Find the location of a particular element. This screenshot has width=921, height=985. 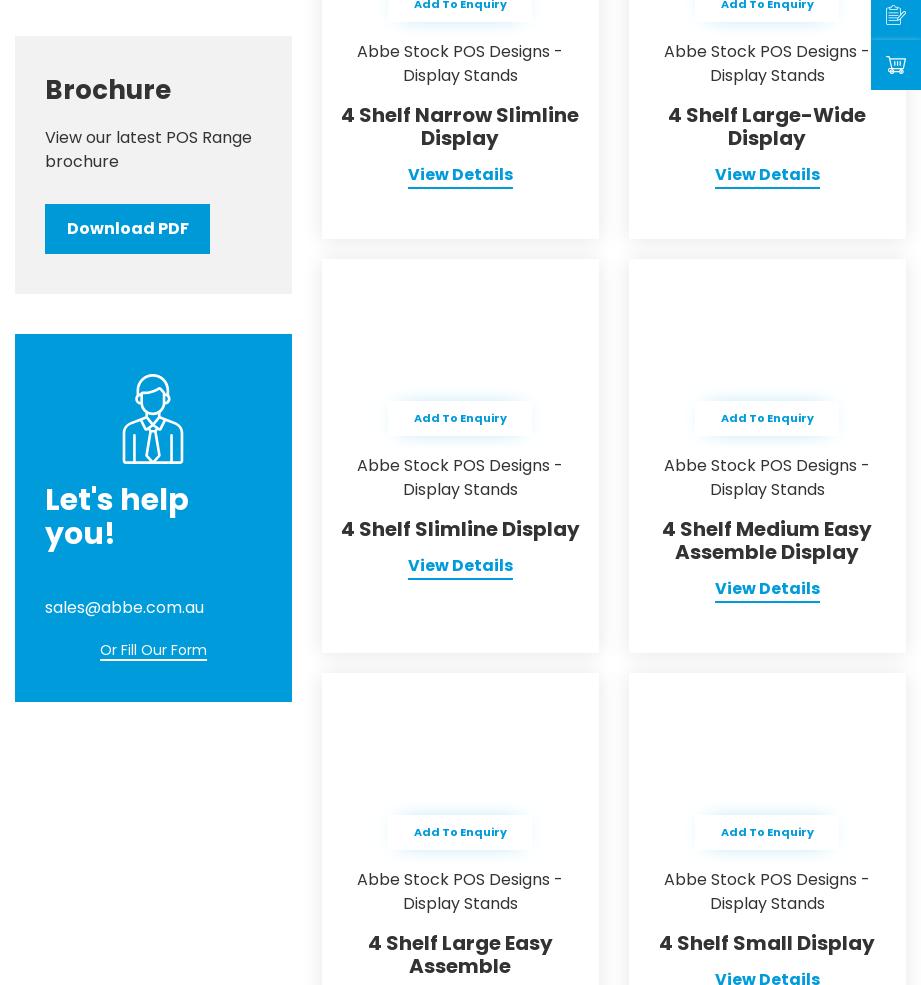

'Brochure' is located at coordinates (108, 89).